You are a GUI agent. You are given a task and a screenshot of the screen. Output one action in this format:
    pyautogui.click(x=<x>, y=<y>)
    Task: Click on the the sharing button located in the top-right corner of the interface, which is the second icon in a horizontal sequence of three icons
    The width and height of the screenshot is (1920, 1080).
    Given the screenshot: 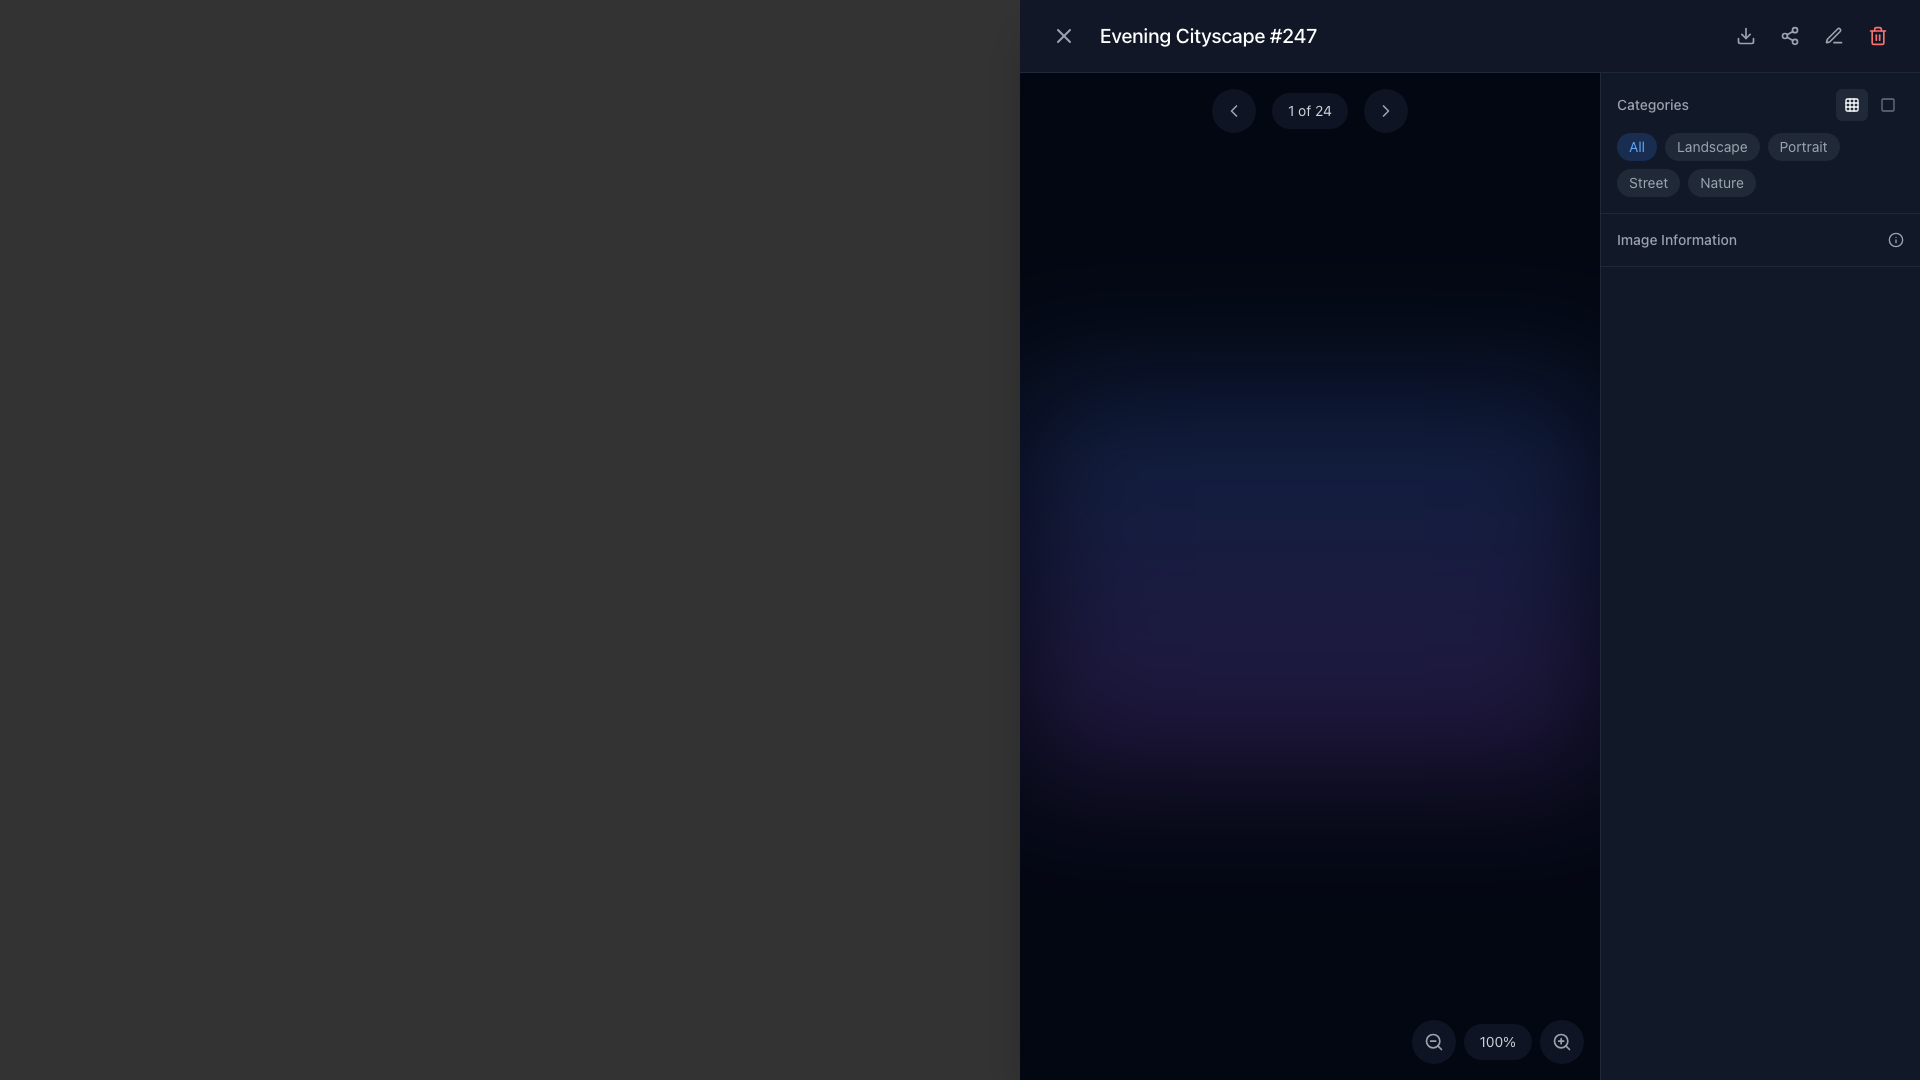 What is the action you would take?
    pyautogui.click(x=1790, y=35)
    